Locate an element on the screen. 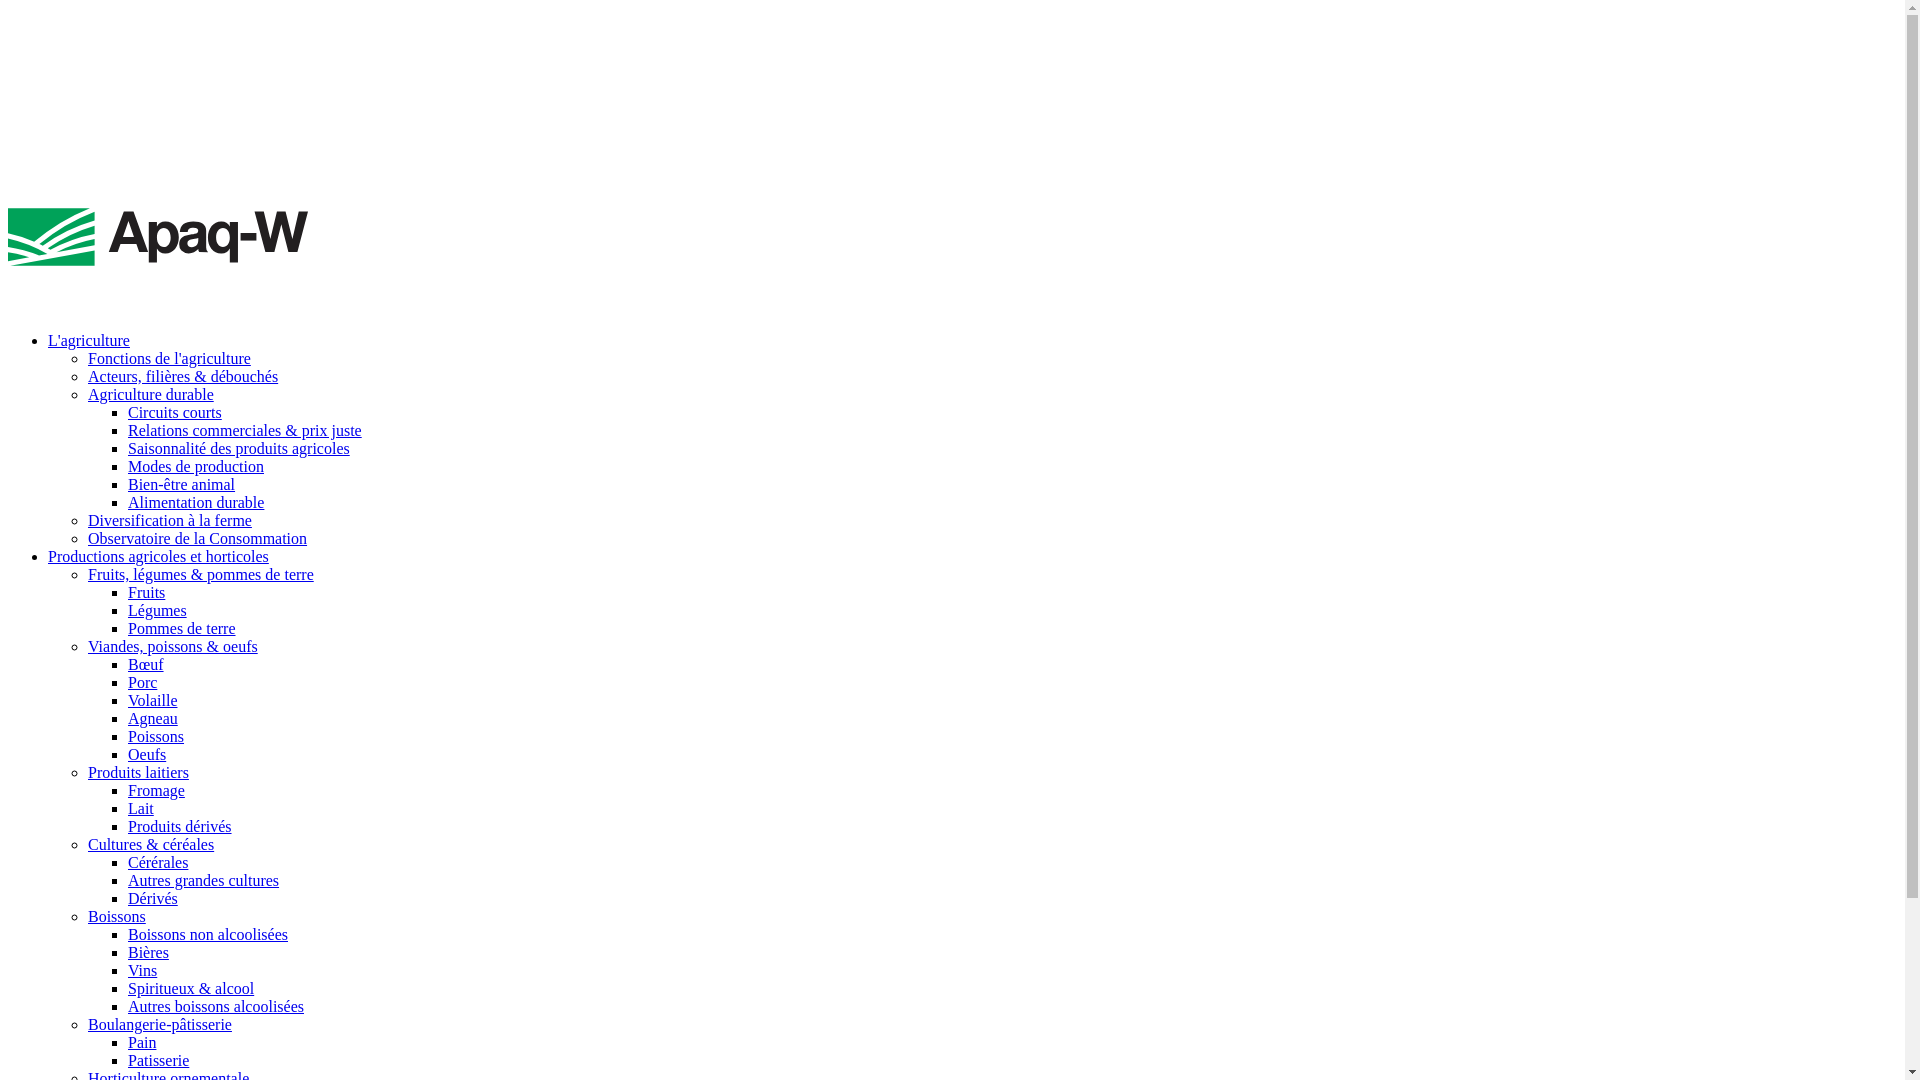 The height and width of the screenshot is (1080, 1920). 'Spiritueux & alcool' is located at coordinates (191, 987).